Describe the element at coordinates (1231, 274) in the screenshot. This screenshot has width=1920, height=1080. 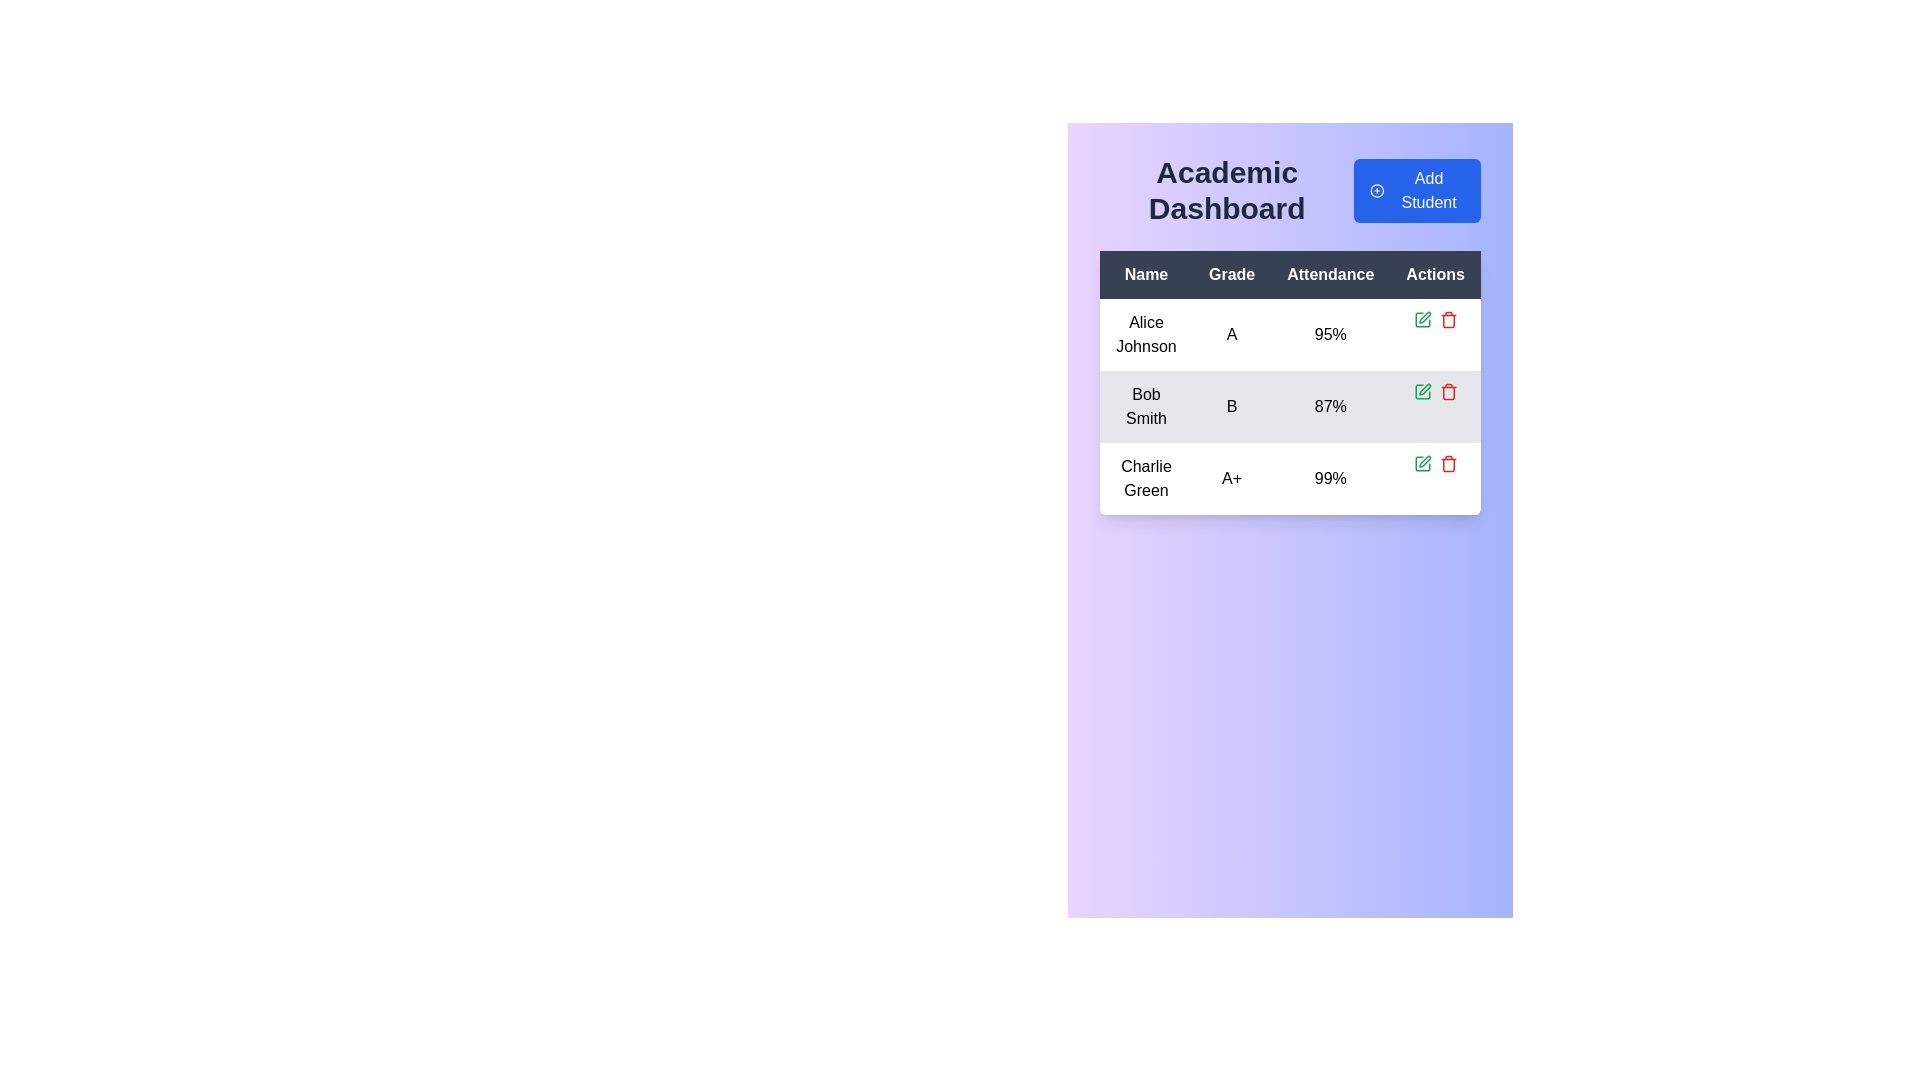
I see `the 'Grade' column header cell in the table, which is the second item in the header row that includes 'Name', 'Grade', 'Attendance', and 'Actions'` at that location.